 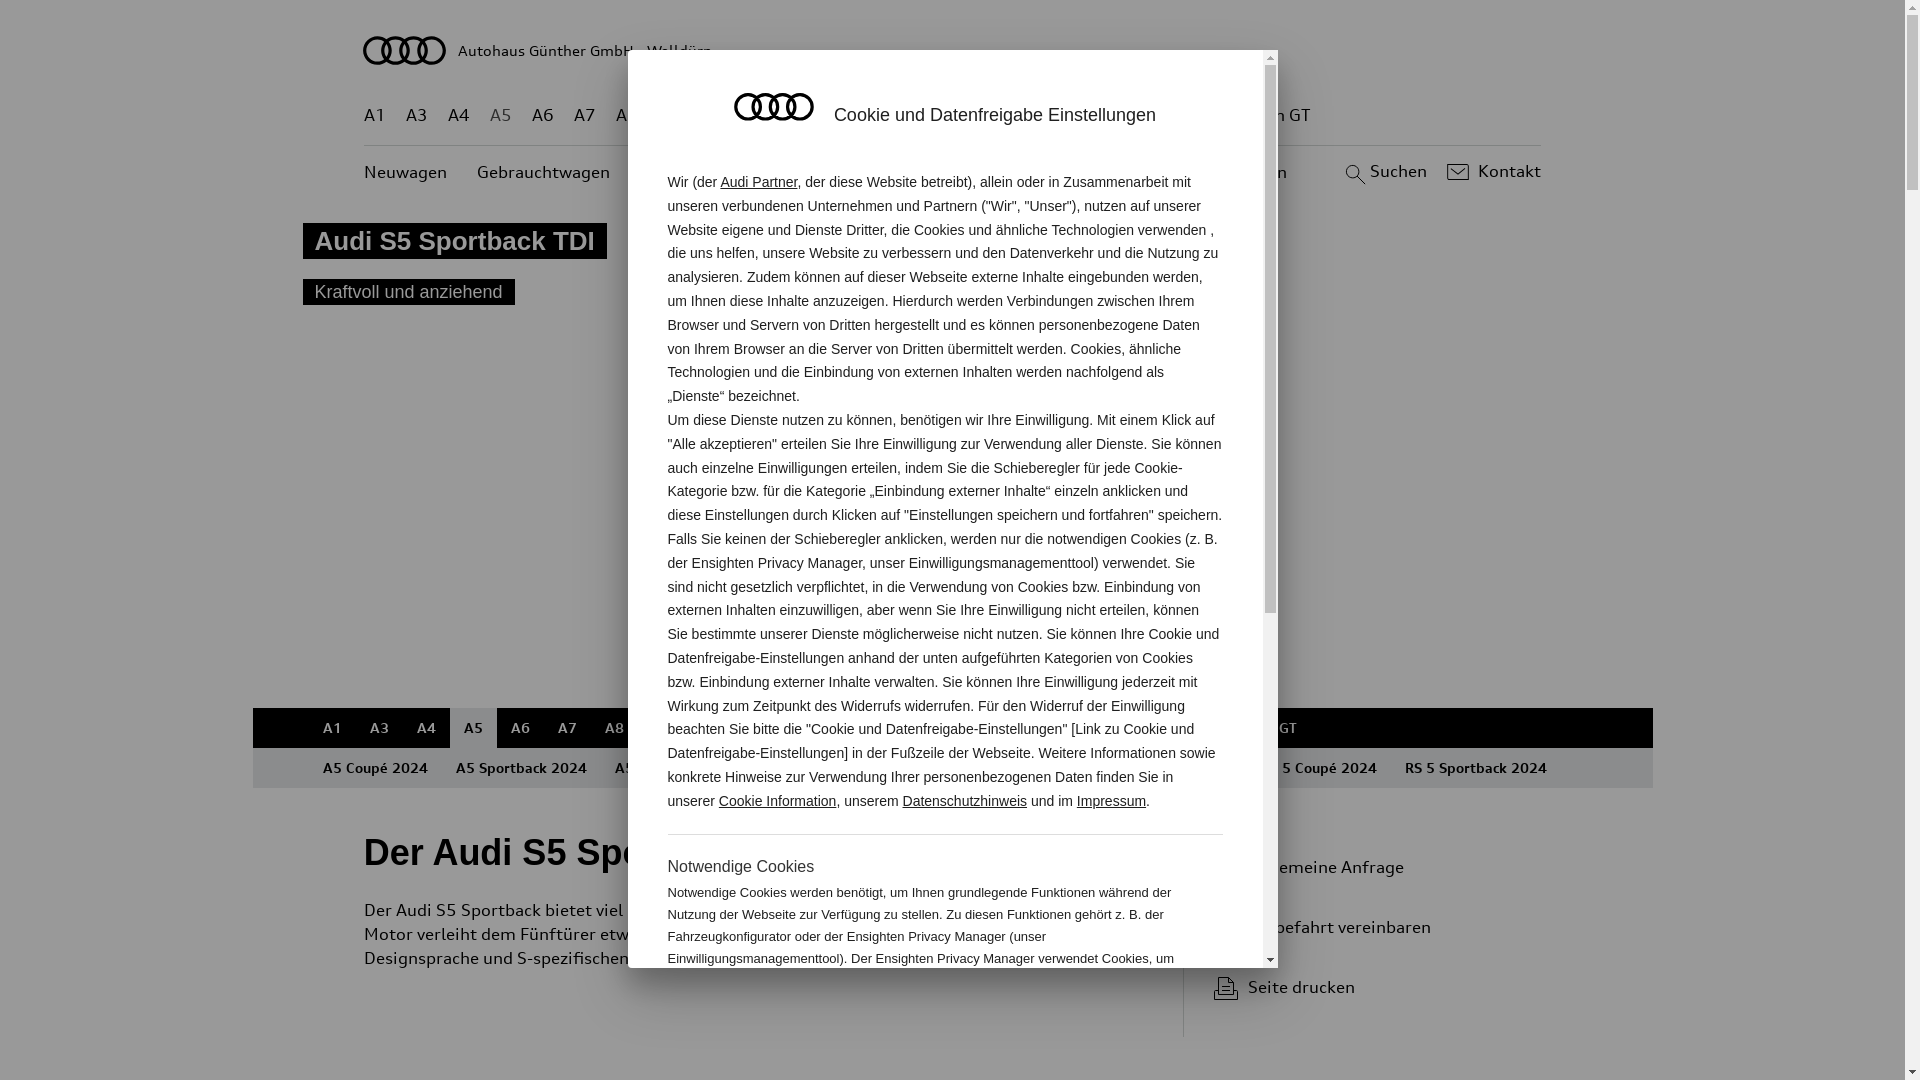 I want to click on 'A3', so click(x=416, y=115).